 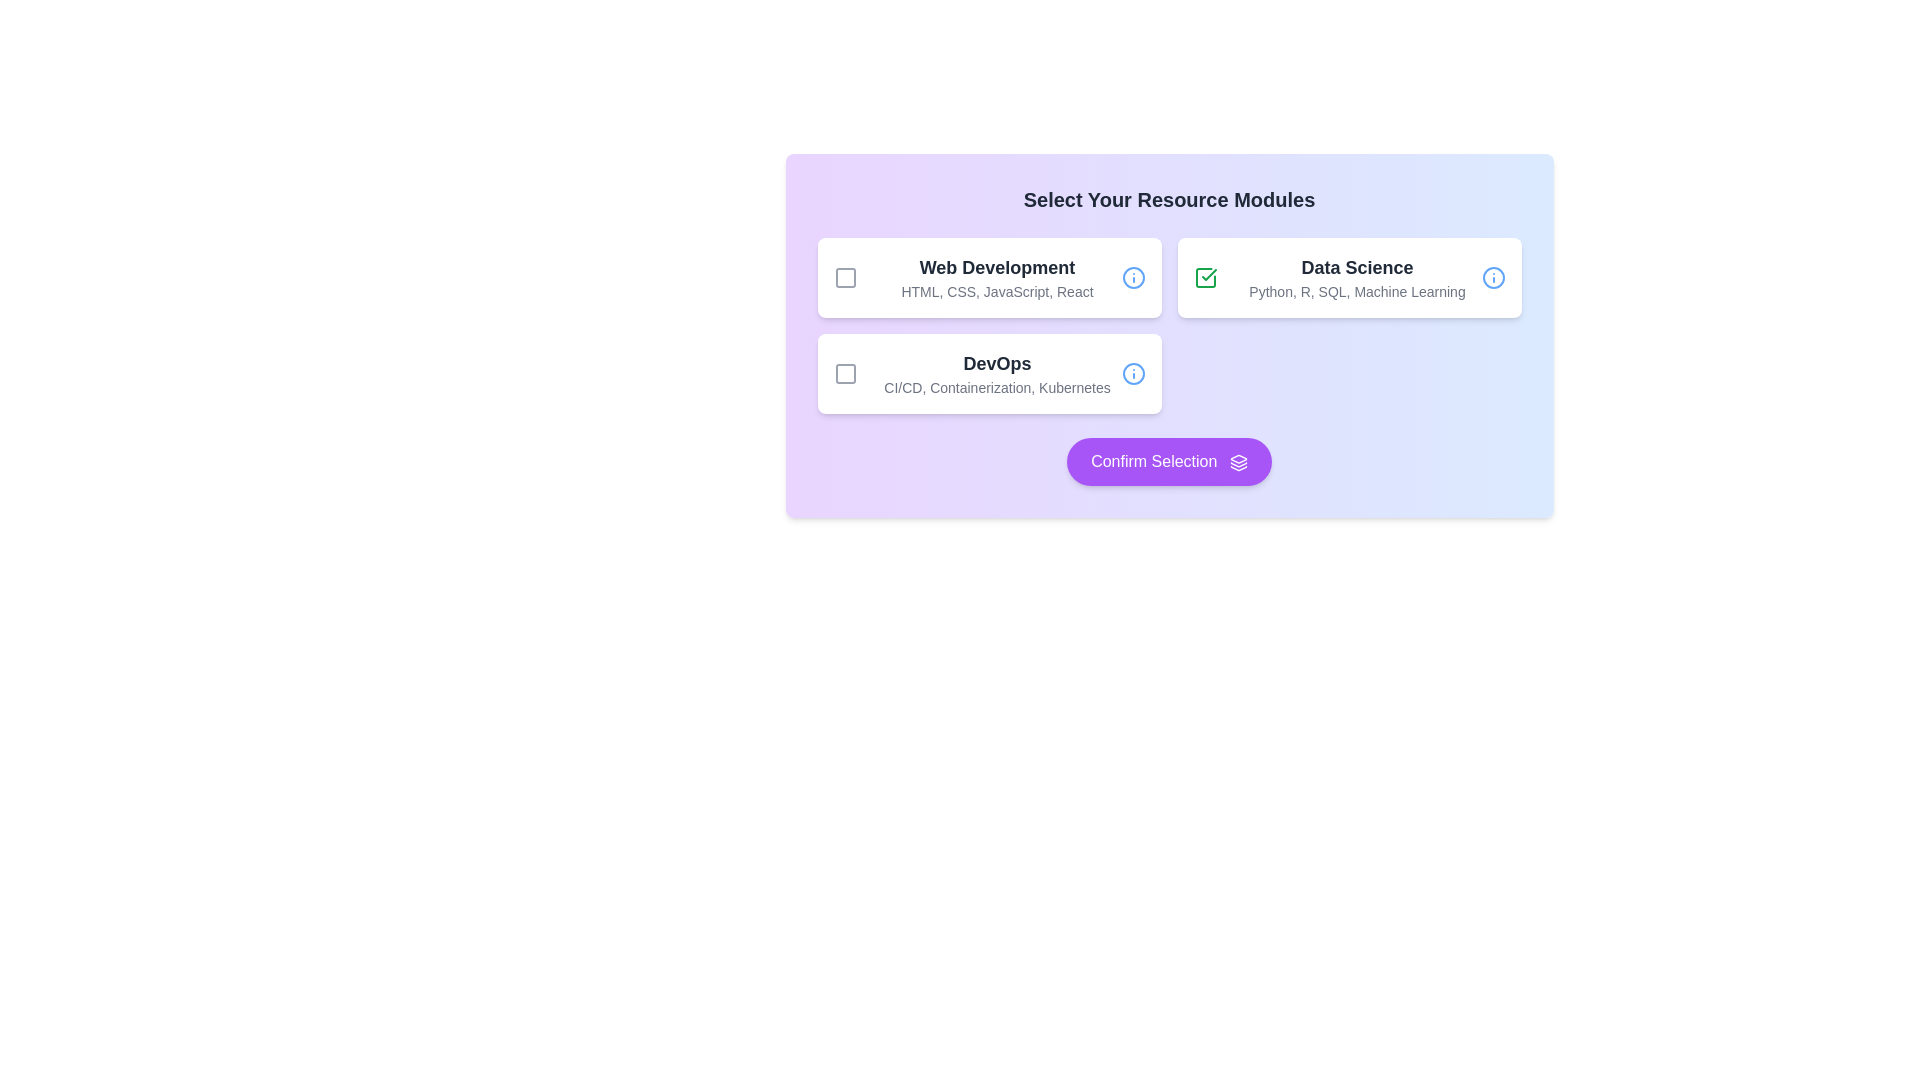 I want to click on the text label containing 'CI/CD, Containerization, Kubernetes', which is styled in gray and positioned below the 'DevOps' heading, so click(x=997, y=388).